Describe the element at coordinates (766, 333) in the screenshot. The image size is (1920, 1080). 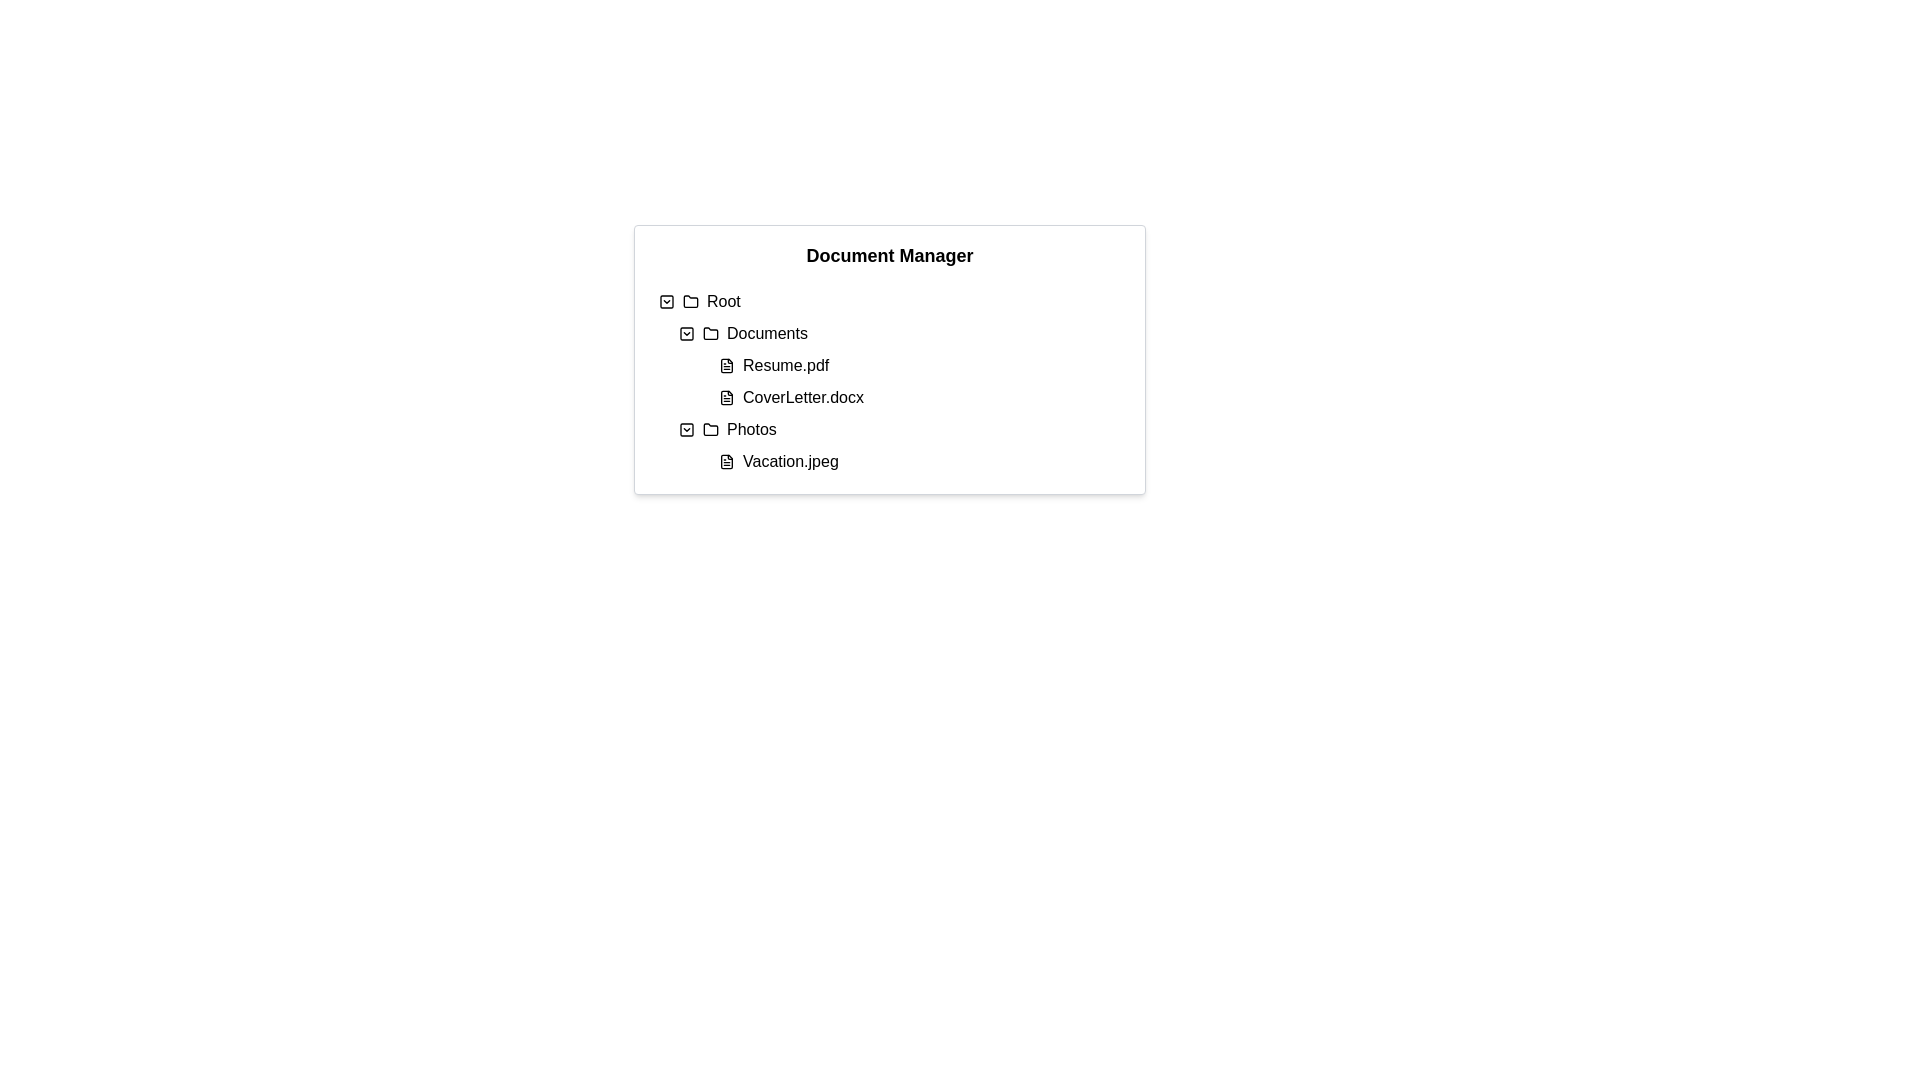
I see `the 'Documents' folder text label located below the 'Root' title and above 'Resume.pdf' and 'CoverLetter.docx'` at that location.